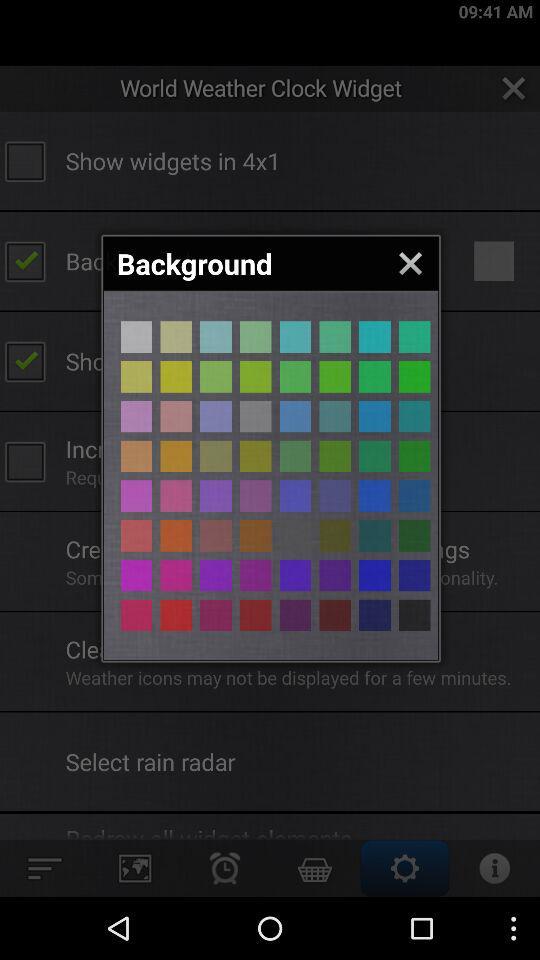 This screenshot has height=960, width=540. What do you see at coordinates (255, 575) in the screenshot?
I see `this color` at bounding box center [255, 575].